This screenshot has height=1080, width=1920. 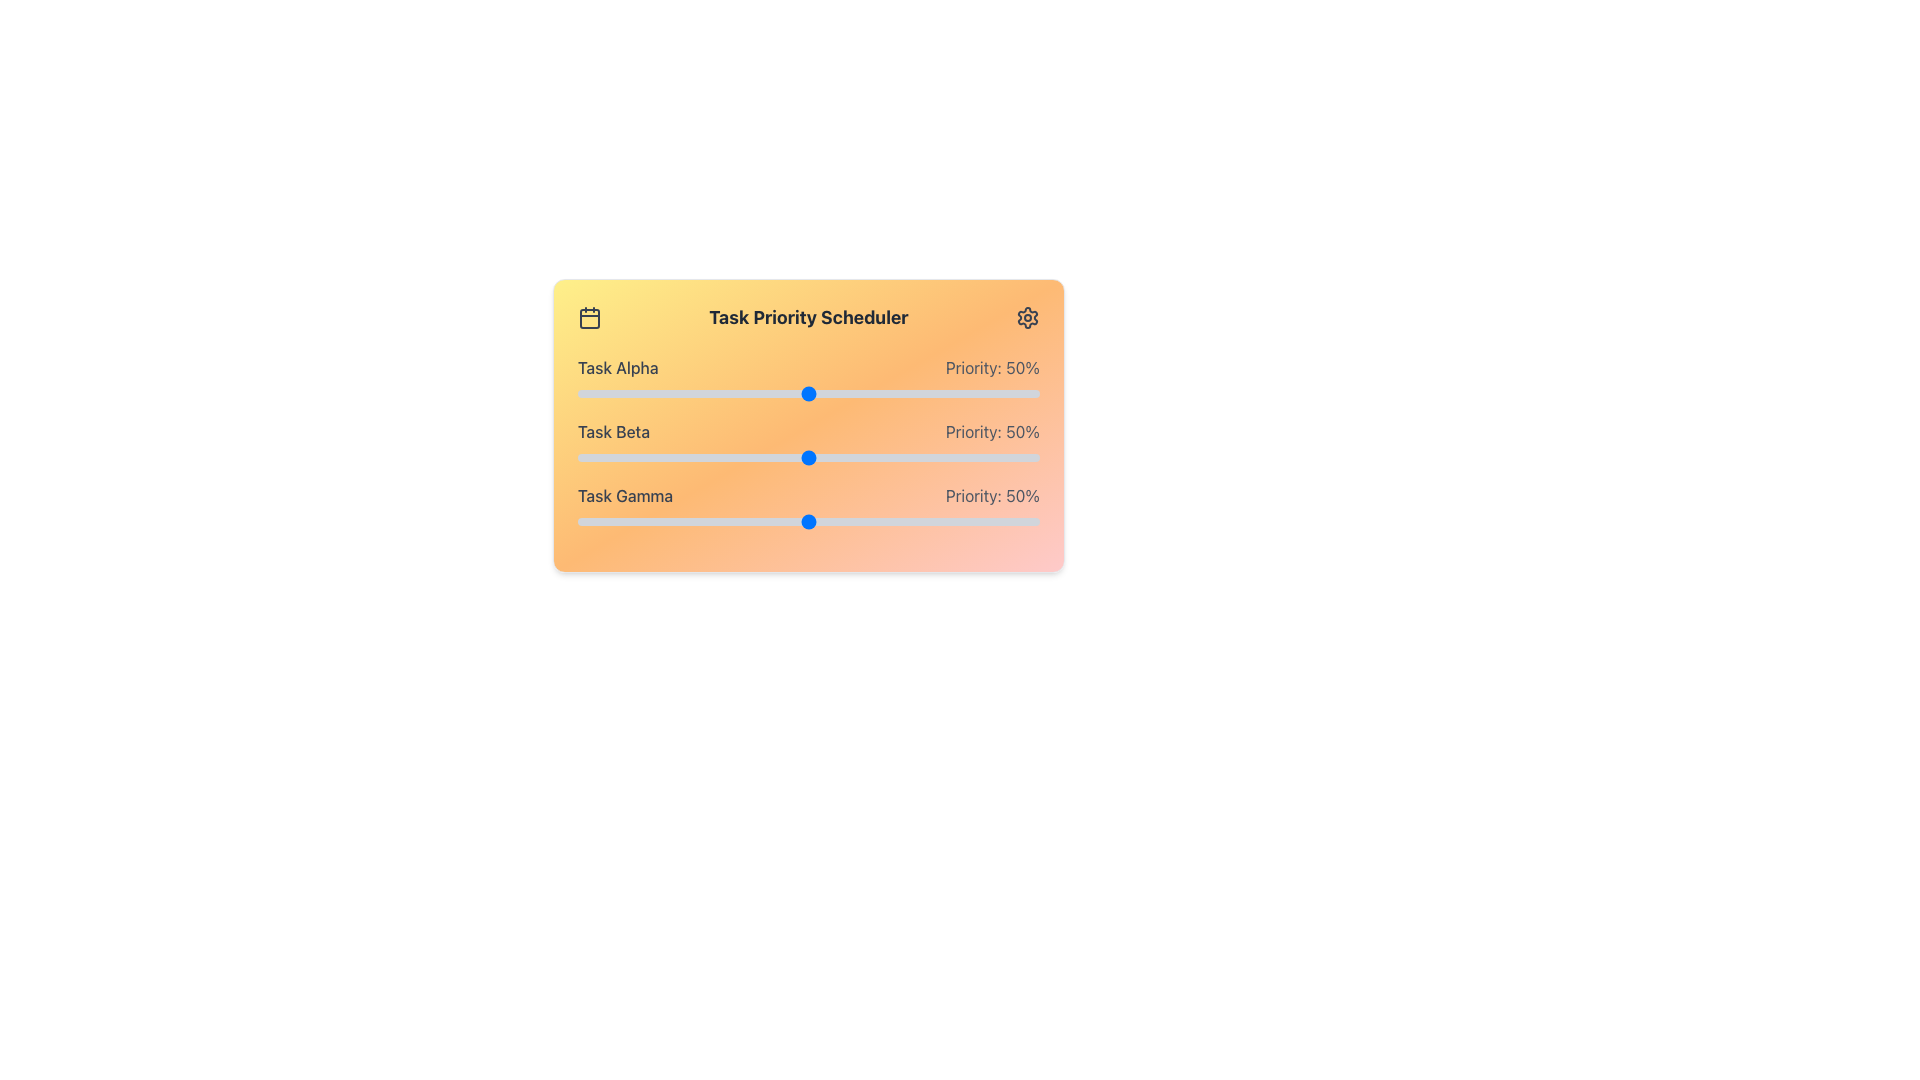 What do you see at coordinates (716, 458) in the screenshot?
I see `the "Task Beta" priority` at bounding box center [716, 458].